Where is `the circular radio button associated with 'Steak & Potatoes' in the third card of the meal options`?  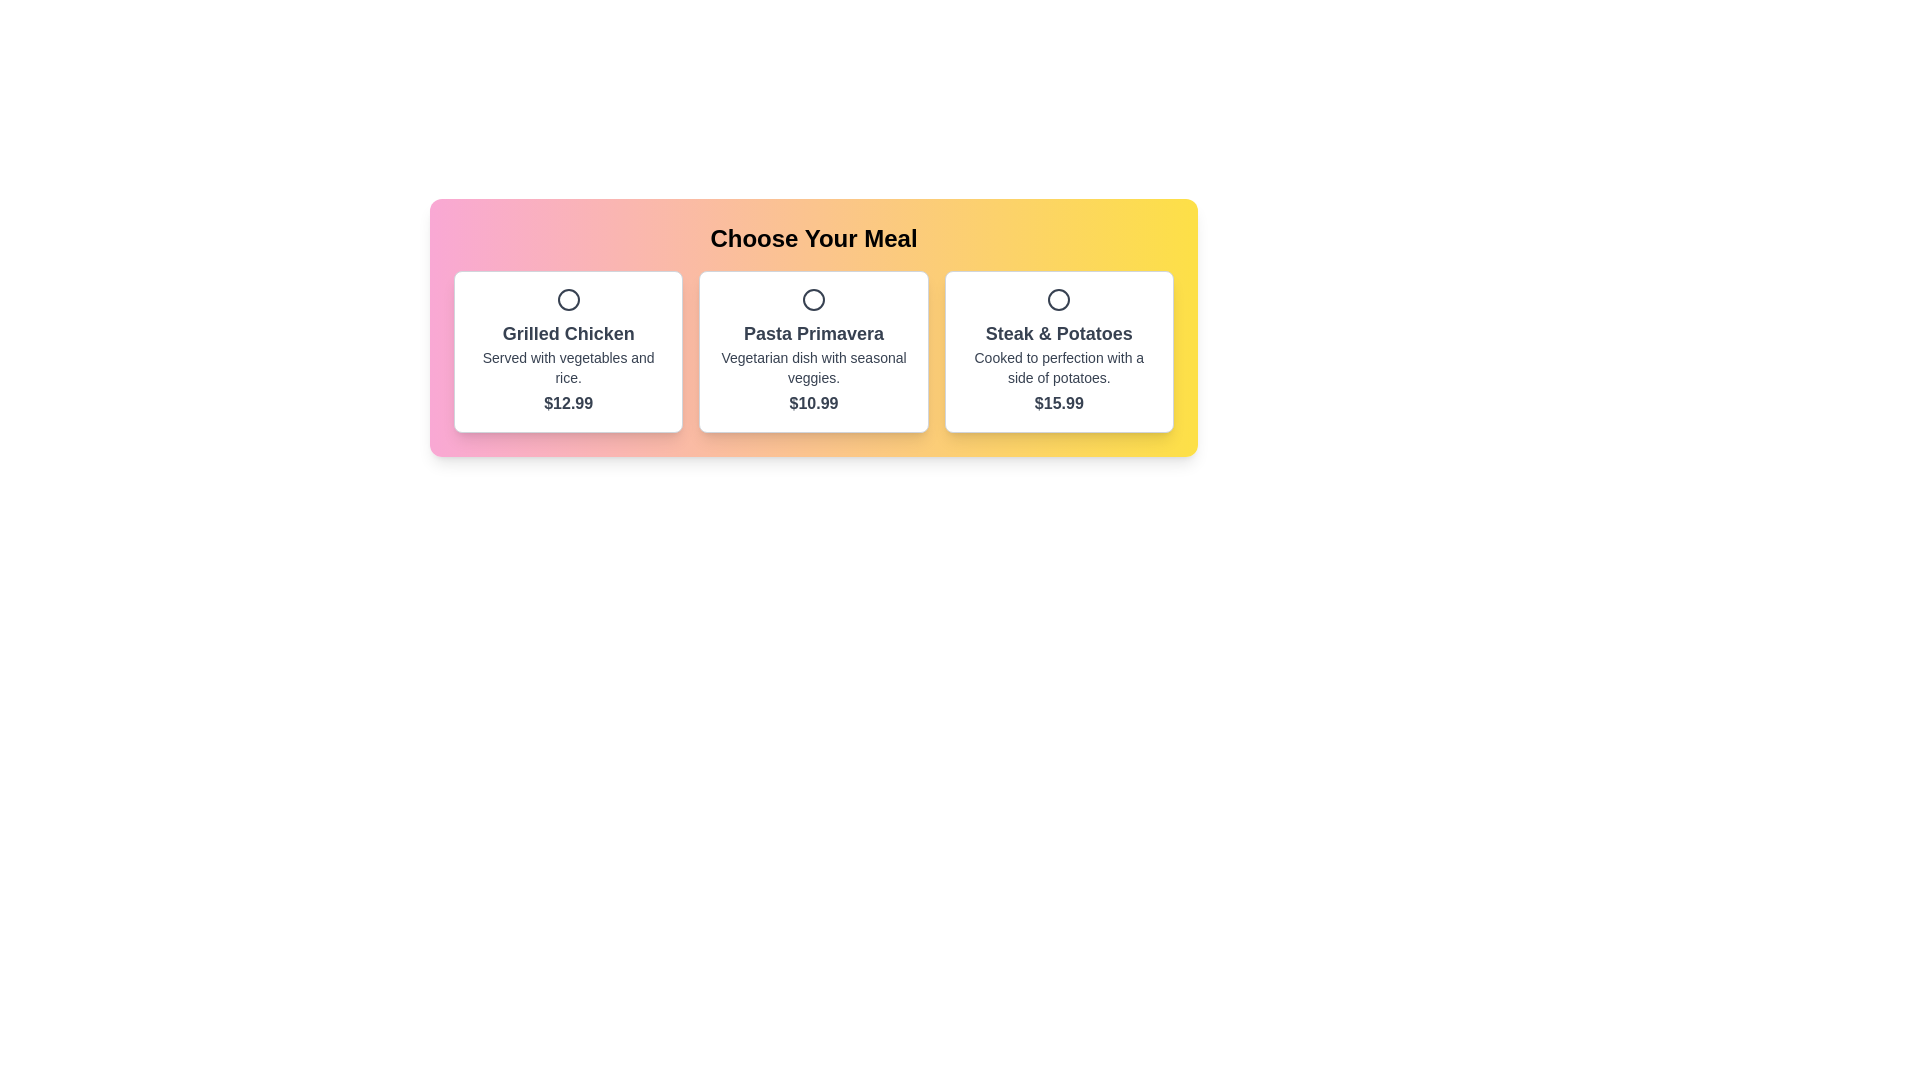
the circular radio button associated with 'Steak & Potatoes' in the third card of the meal options is located at coordinates (1058, 300).